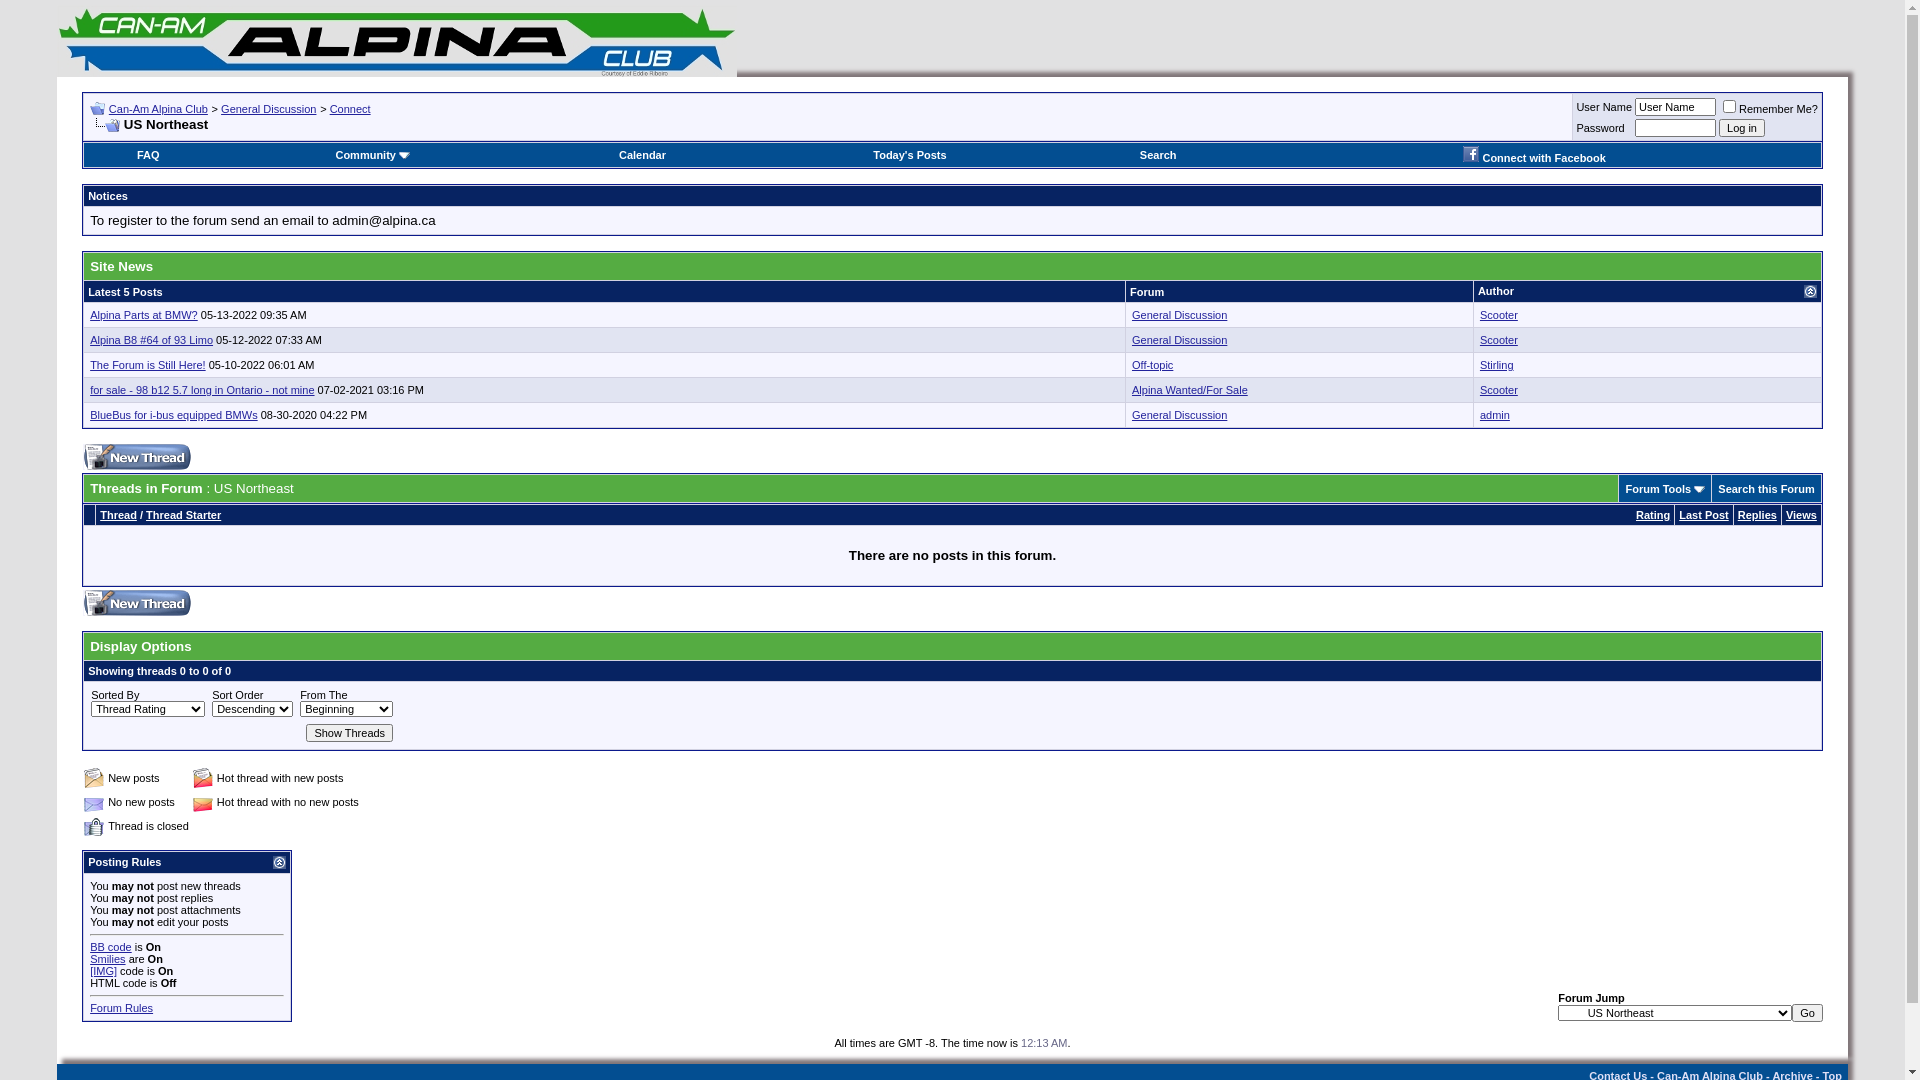 The width and height of the screenshot is (1920, 1080). Describe the element at coordinates (106, 958) in the screenshot. I see `'Smilies'` at that location.